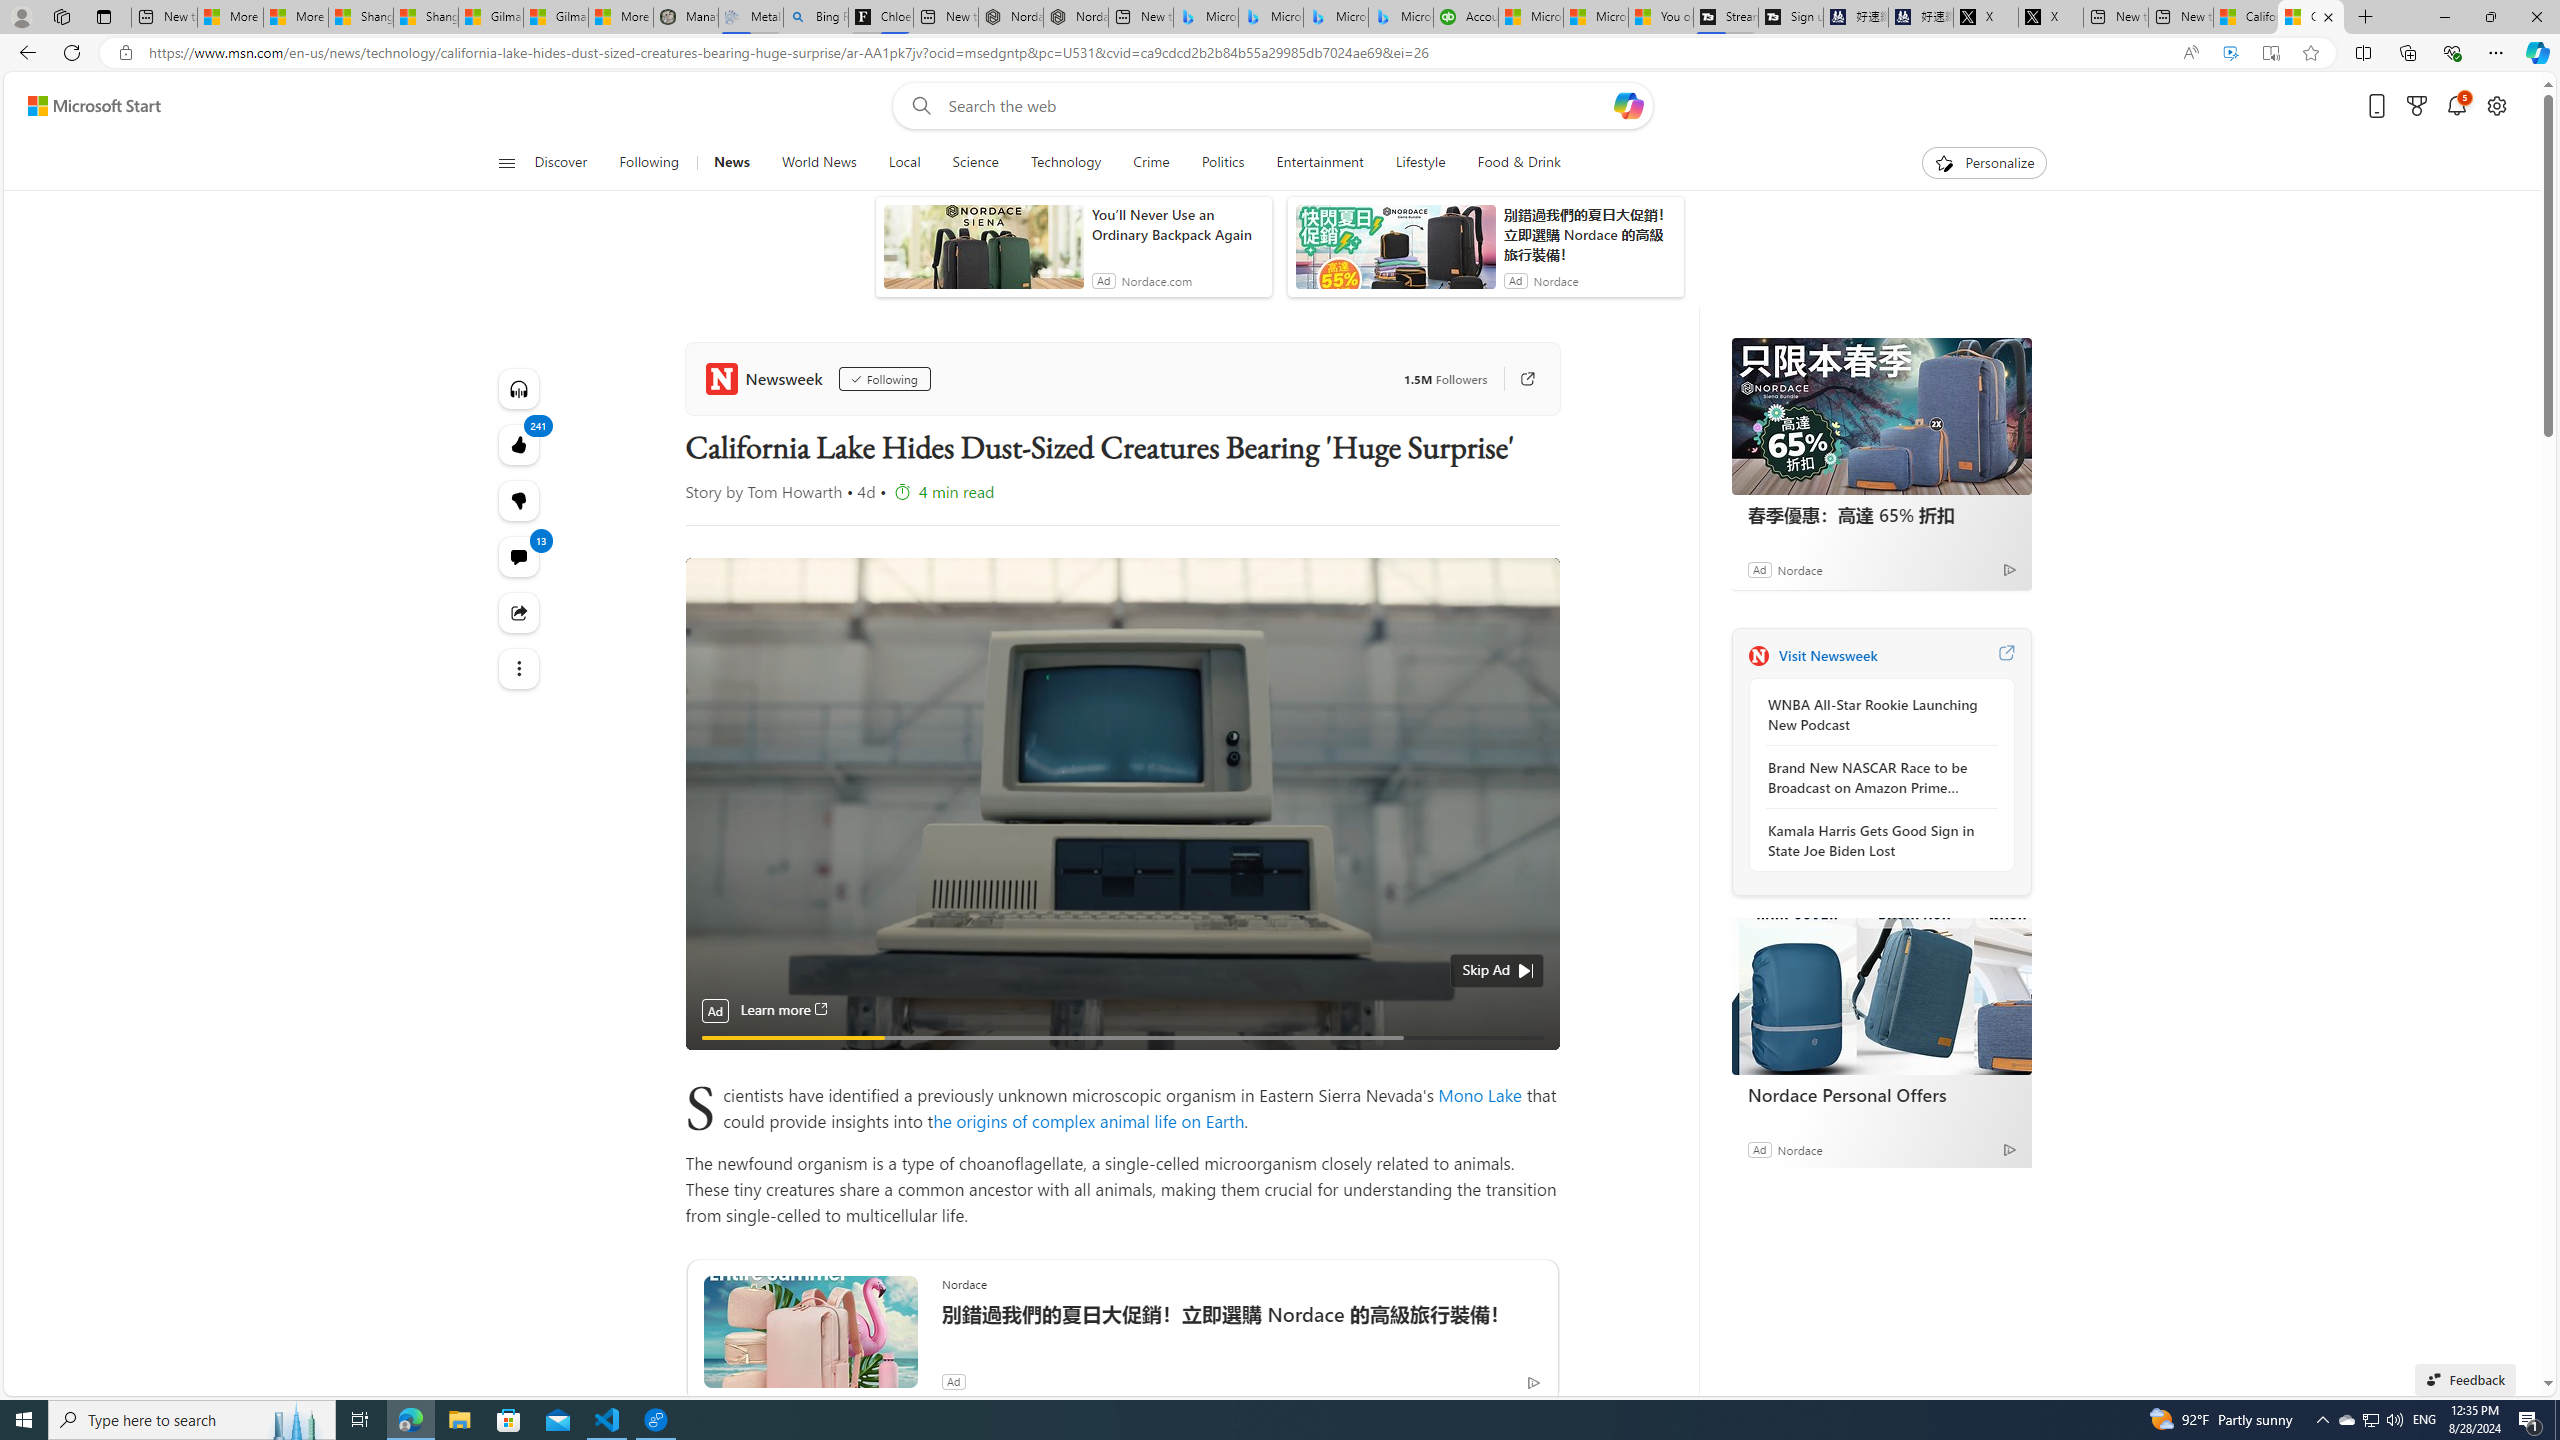 This screenshot has width=2560, height=1440. What do you see at coordinates (880, 16) in the screenshot?
I see `'Chloe Sorvino'` at bounding box center [880, 16].